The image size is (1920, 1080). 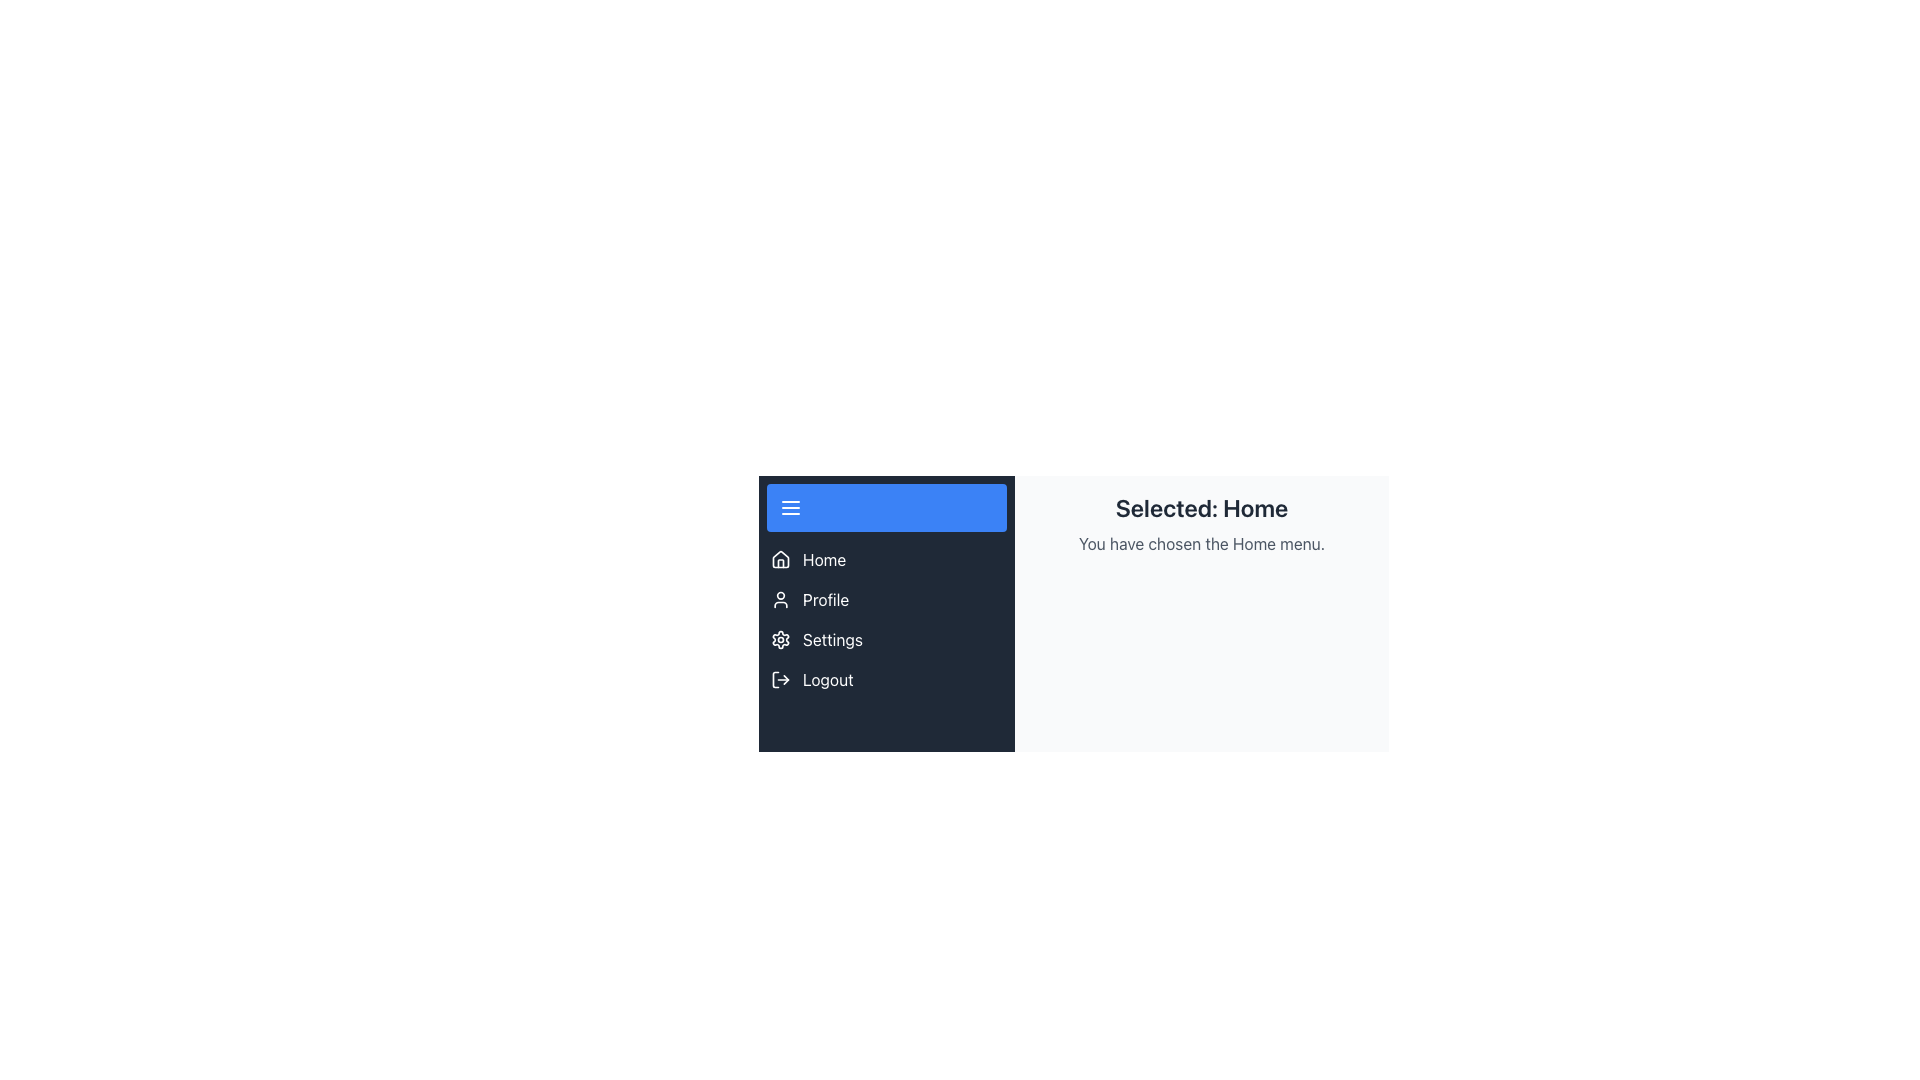 I want to click on the 'Settings' icon in the vertical navigation menu, which is the third item from the top, located to the left of the 'Settings' text, so click(x=780, y=640).